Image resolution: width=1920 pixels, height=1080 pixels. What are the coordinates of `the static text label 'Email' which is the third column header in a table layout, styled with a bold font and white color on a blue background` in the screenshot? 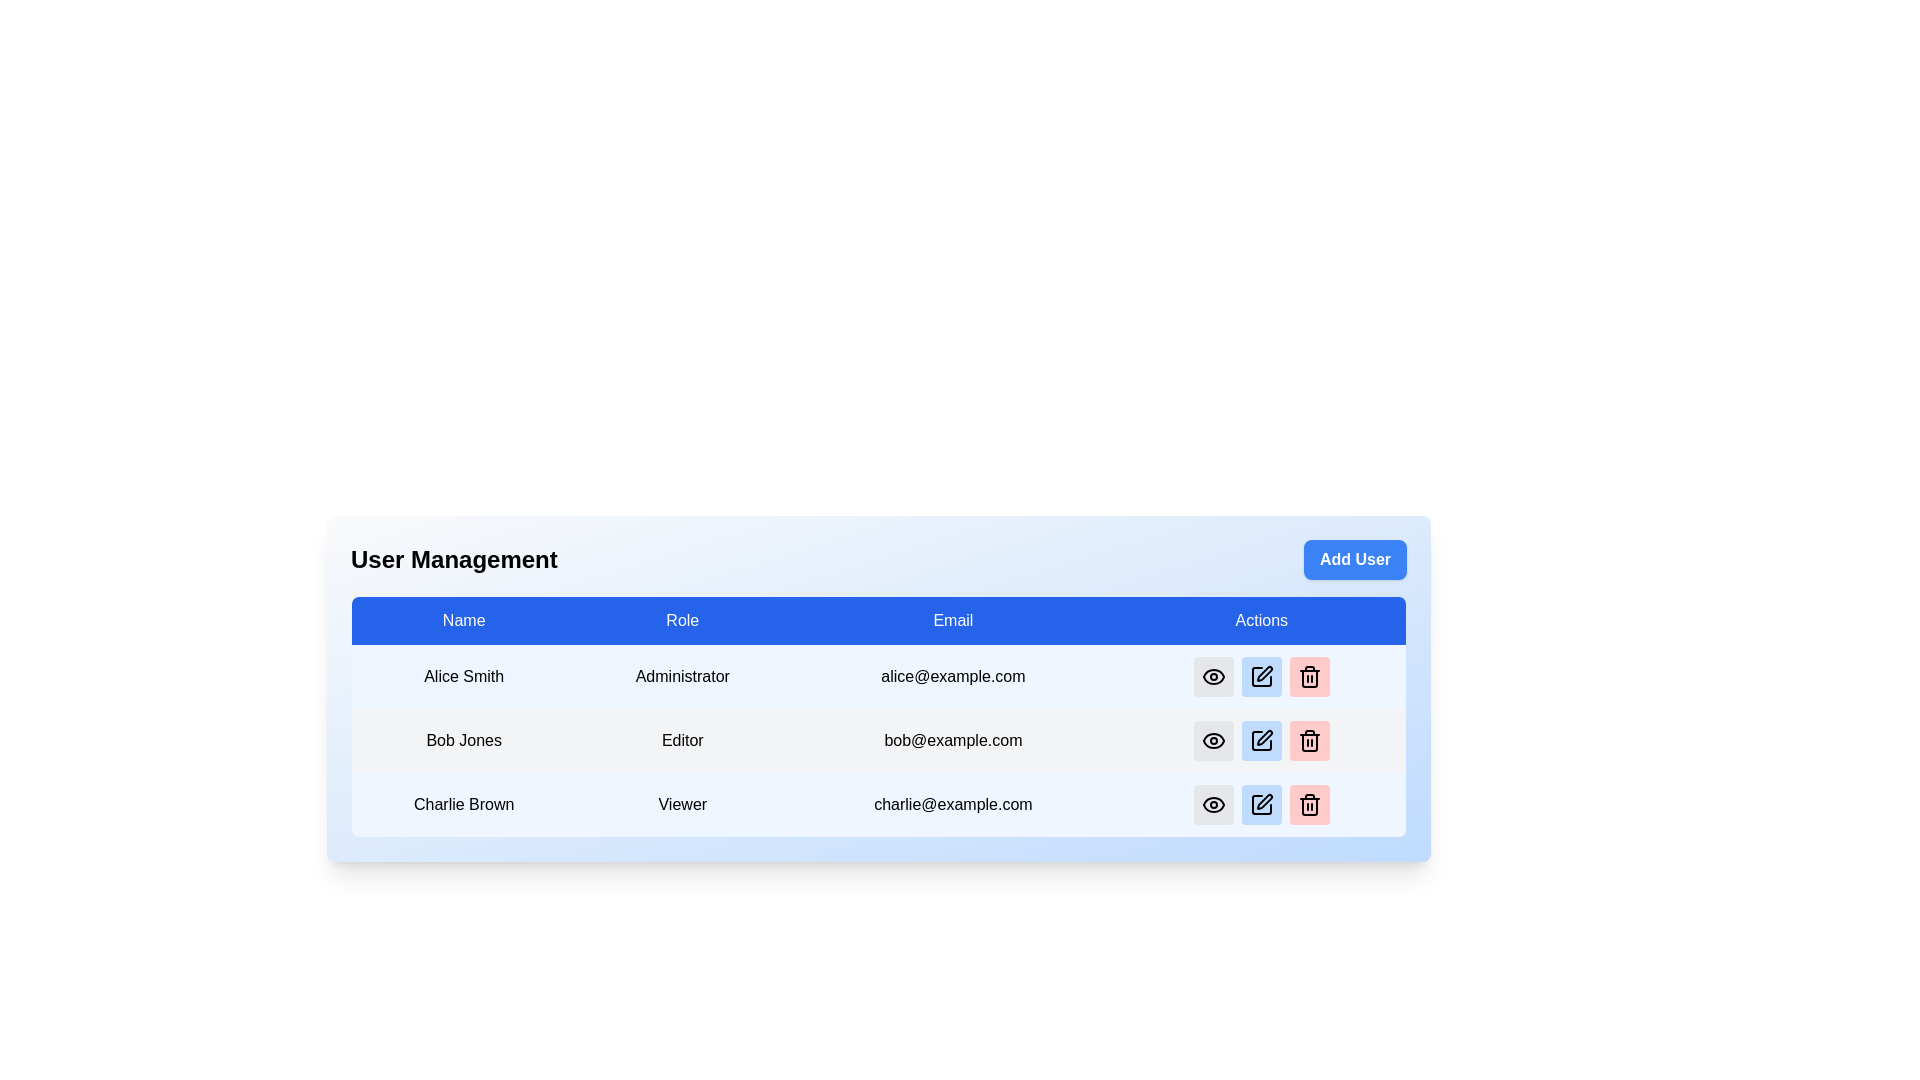 It's located at (952, 619).